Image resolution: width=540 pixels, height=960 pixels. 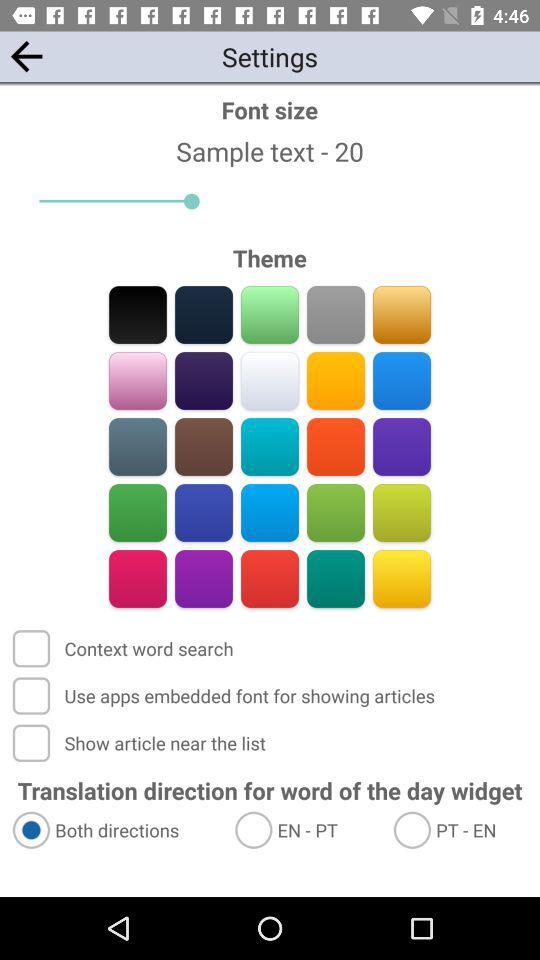 What do you see at coordinates (401, 578) in the screenshot?
I see `choose color` at bounding box center [401, 578].